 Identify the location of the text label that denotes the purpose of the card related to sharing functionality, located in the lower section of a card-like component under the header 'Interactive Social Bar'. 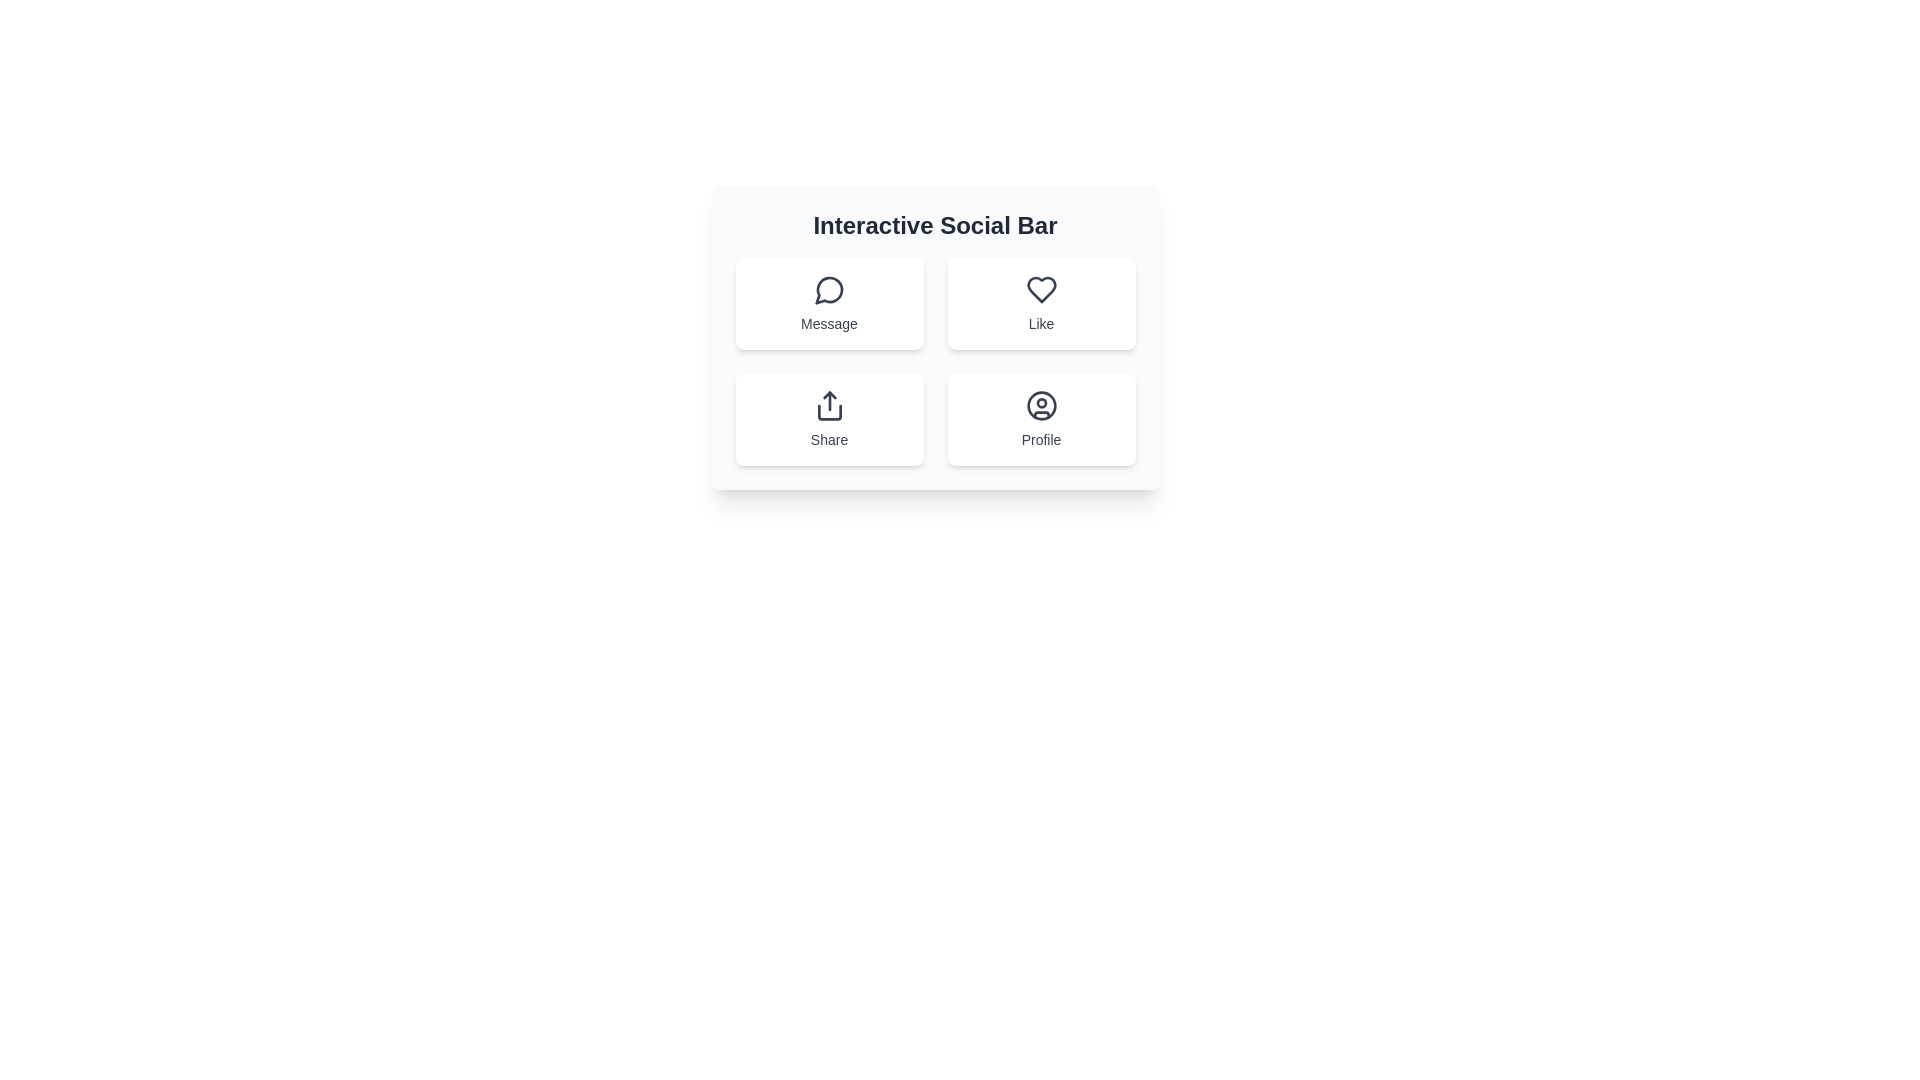
(829, 438).